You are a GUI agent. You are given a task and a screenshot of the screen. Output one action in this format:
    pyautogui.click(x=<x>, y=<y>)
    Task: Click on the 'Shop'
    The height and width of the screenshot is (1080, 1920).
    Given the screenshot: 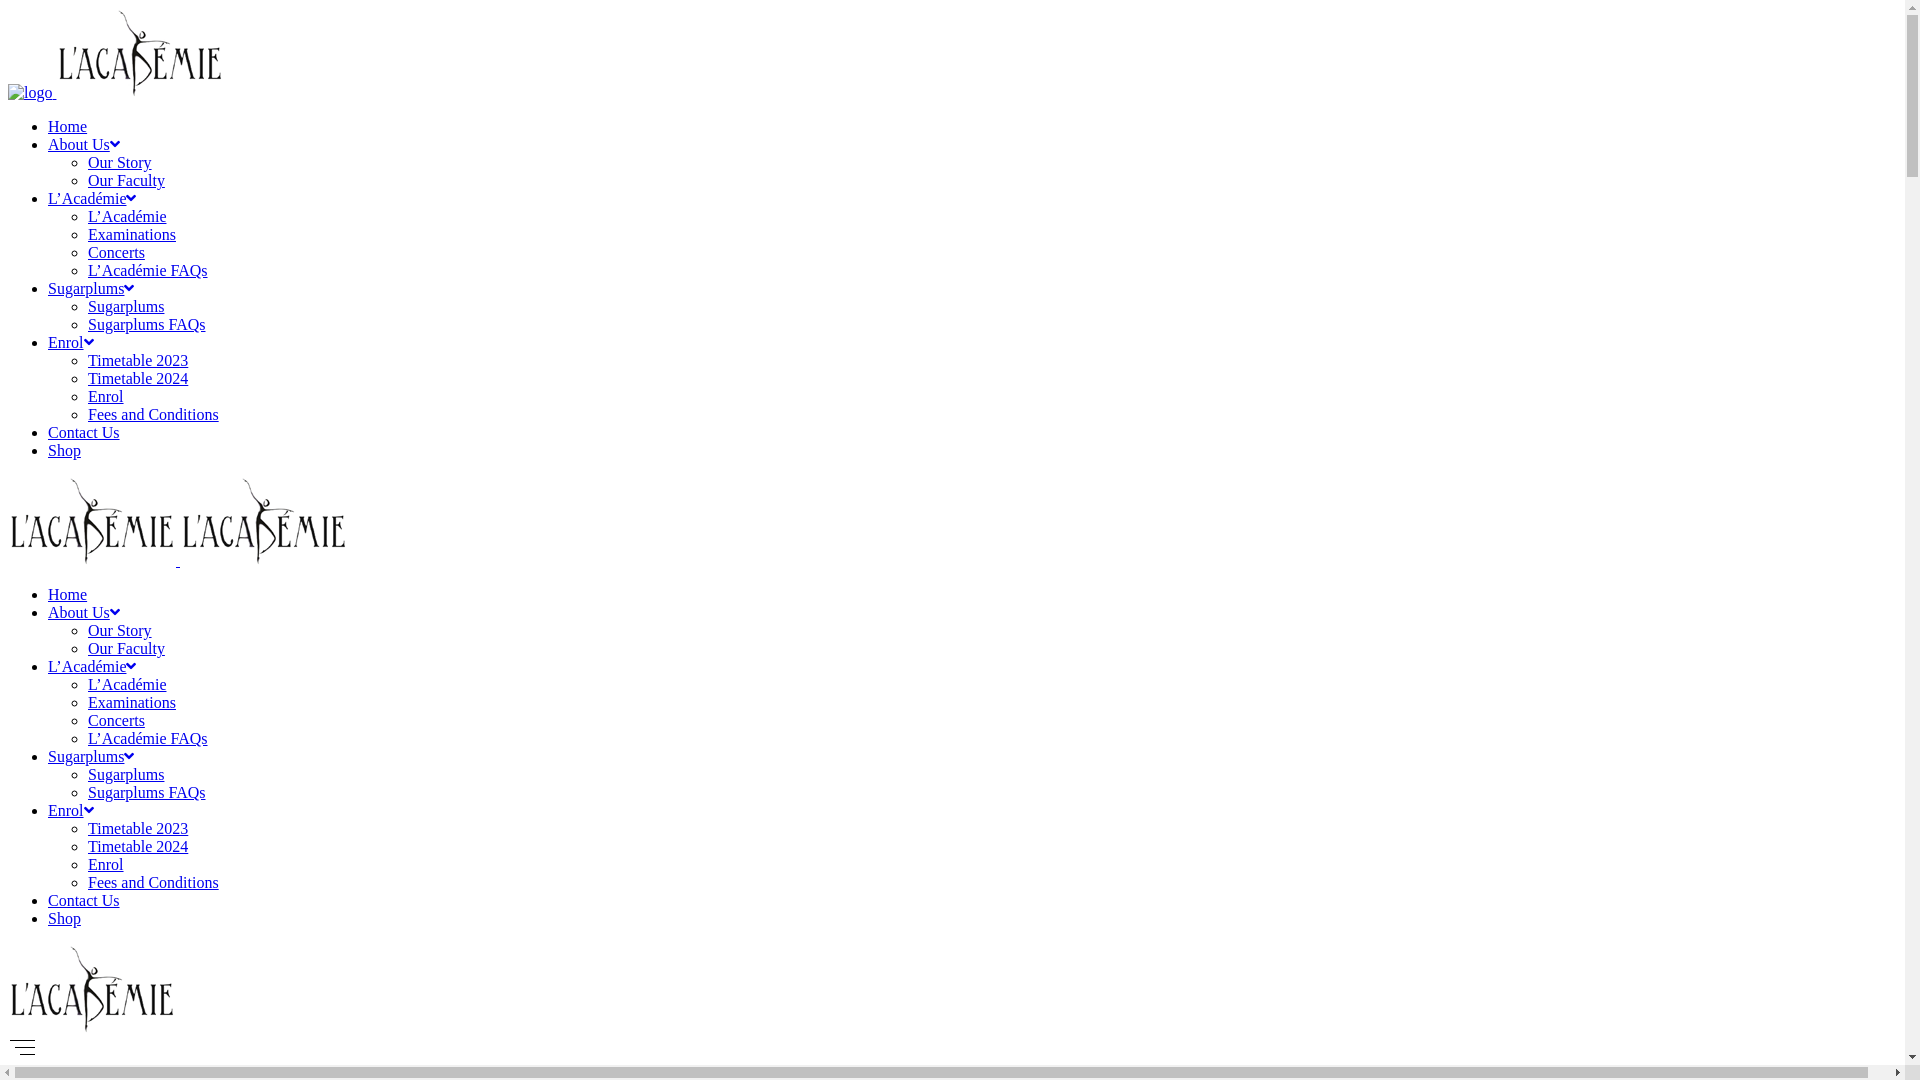 What is the action you would take?
    pyautogui.click(x=64, y=918)
    